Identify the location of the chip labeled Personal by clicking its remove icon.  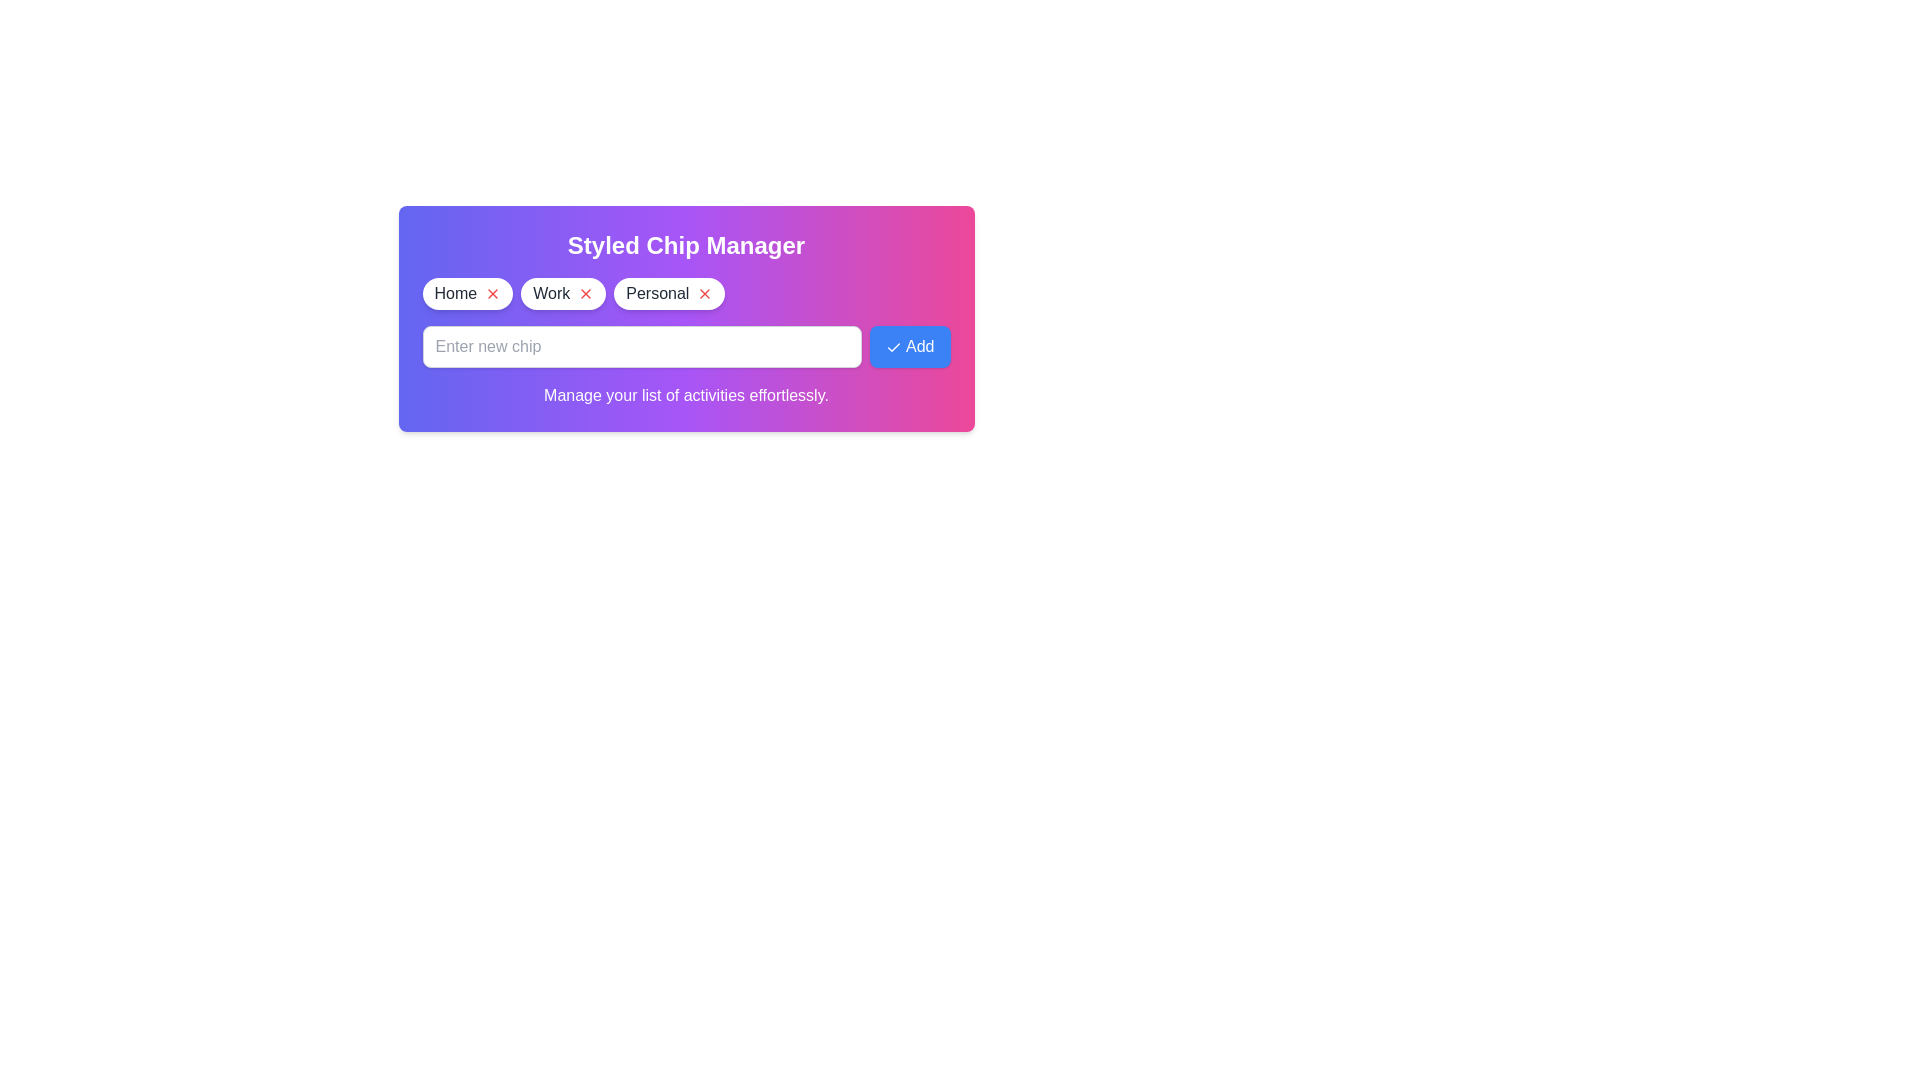
(705, 293).